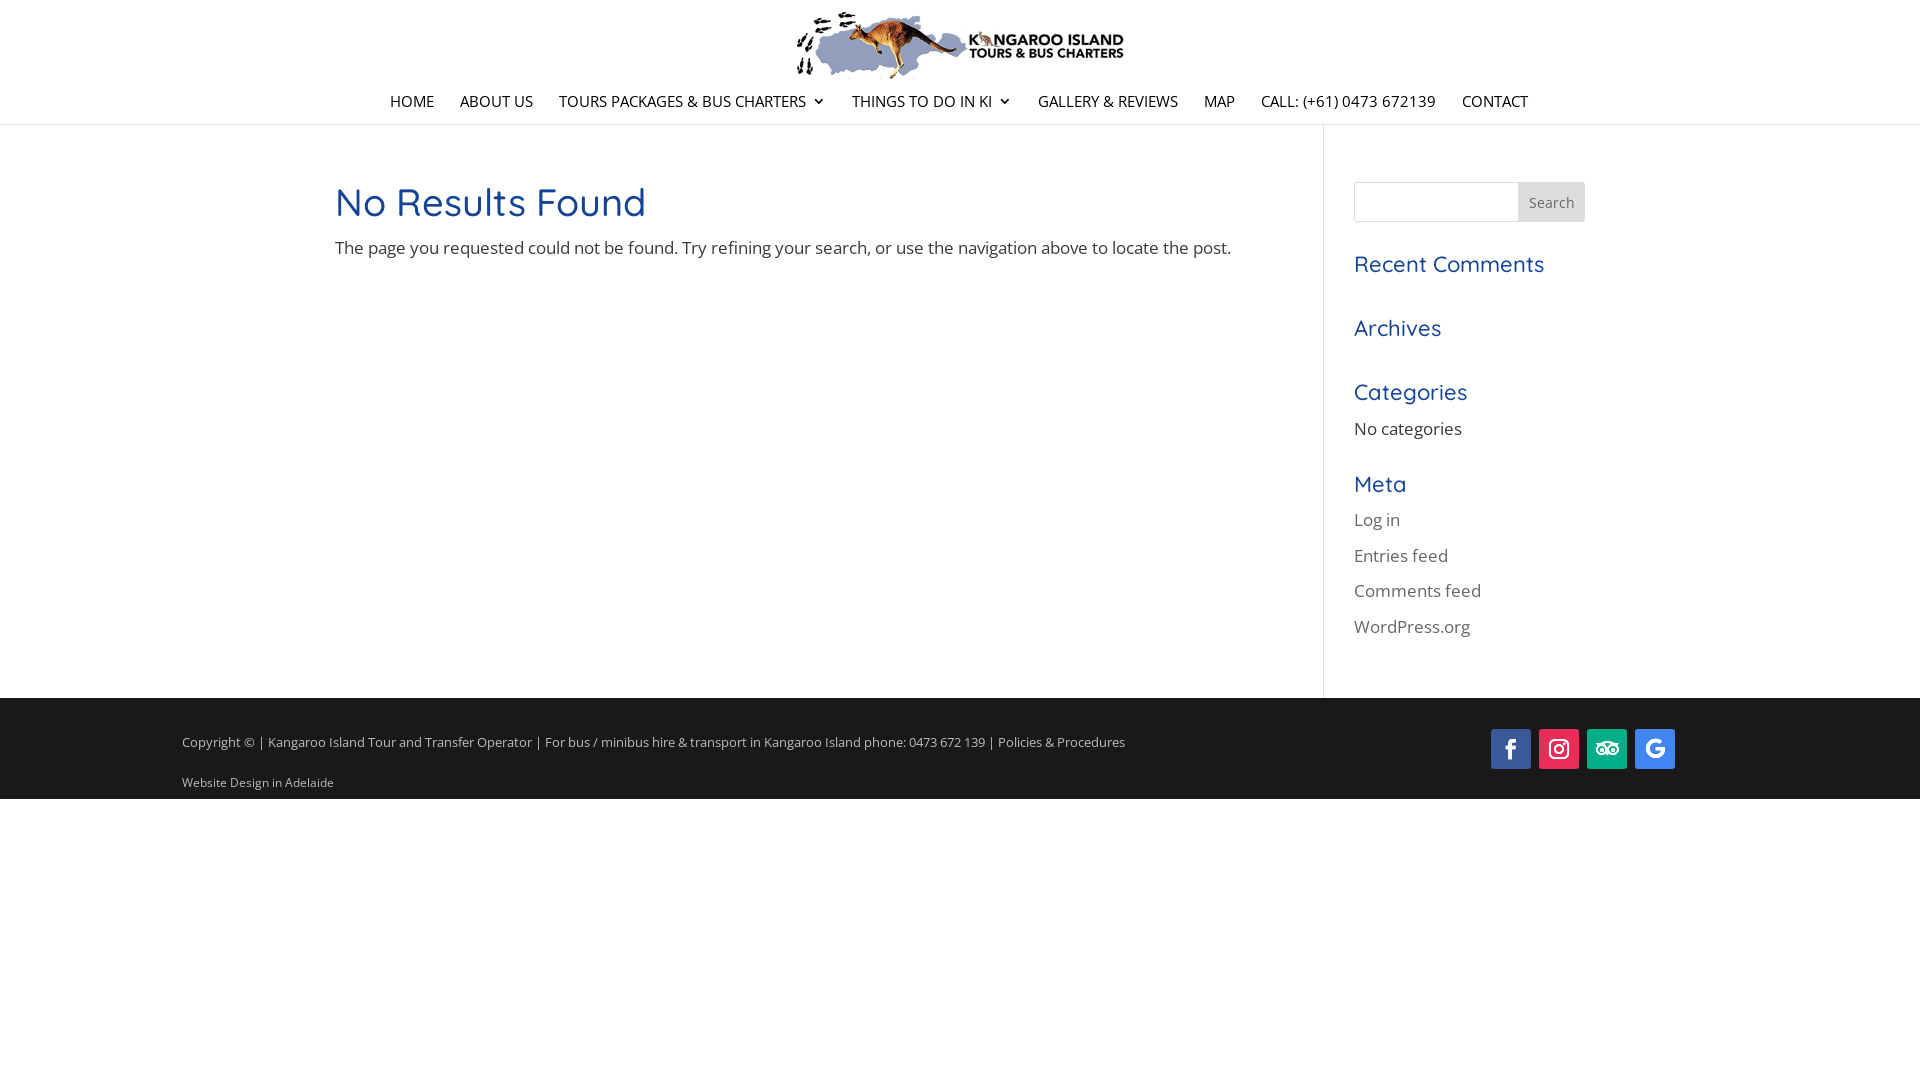 This screenshot has width=1920, height=1080. What do you see at coordinates (1060, 741) in the screenshot?
I see `'Policies & Procedures'` at bounding box center [1060, 741].